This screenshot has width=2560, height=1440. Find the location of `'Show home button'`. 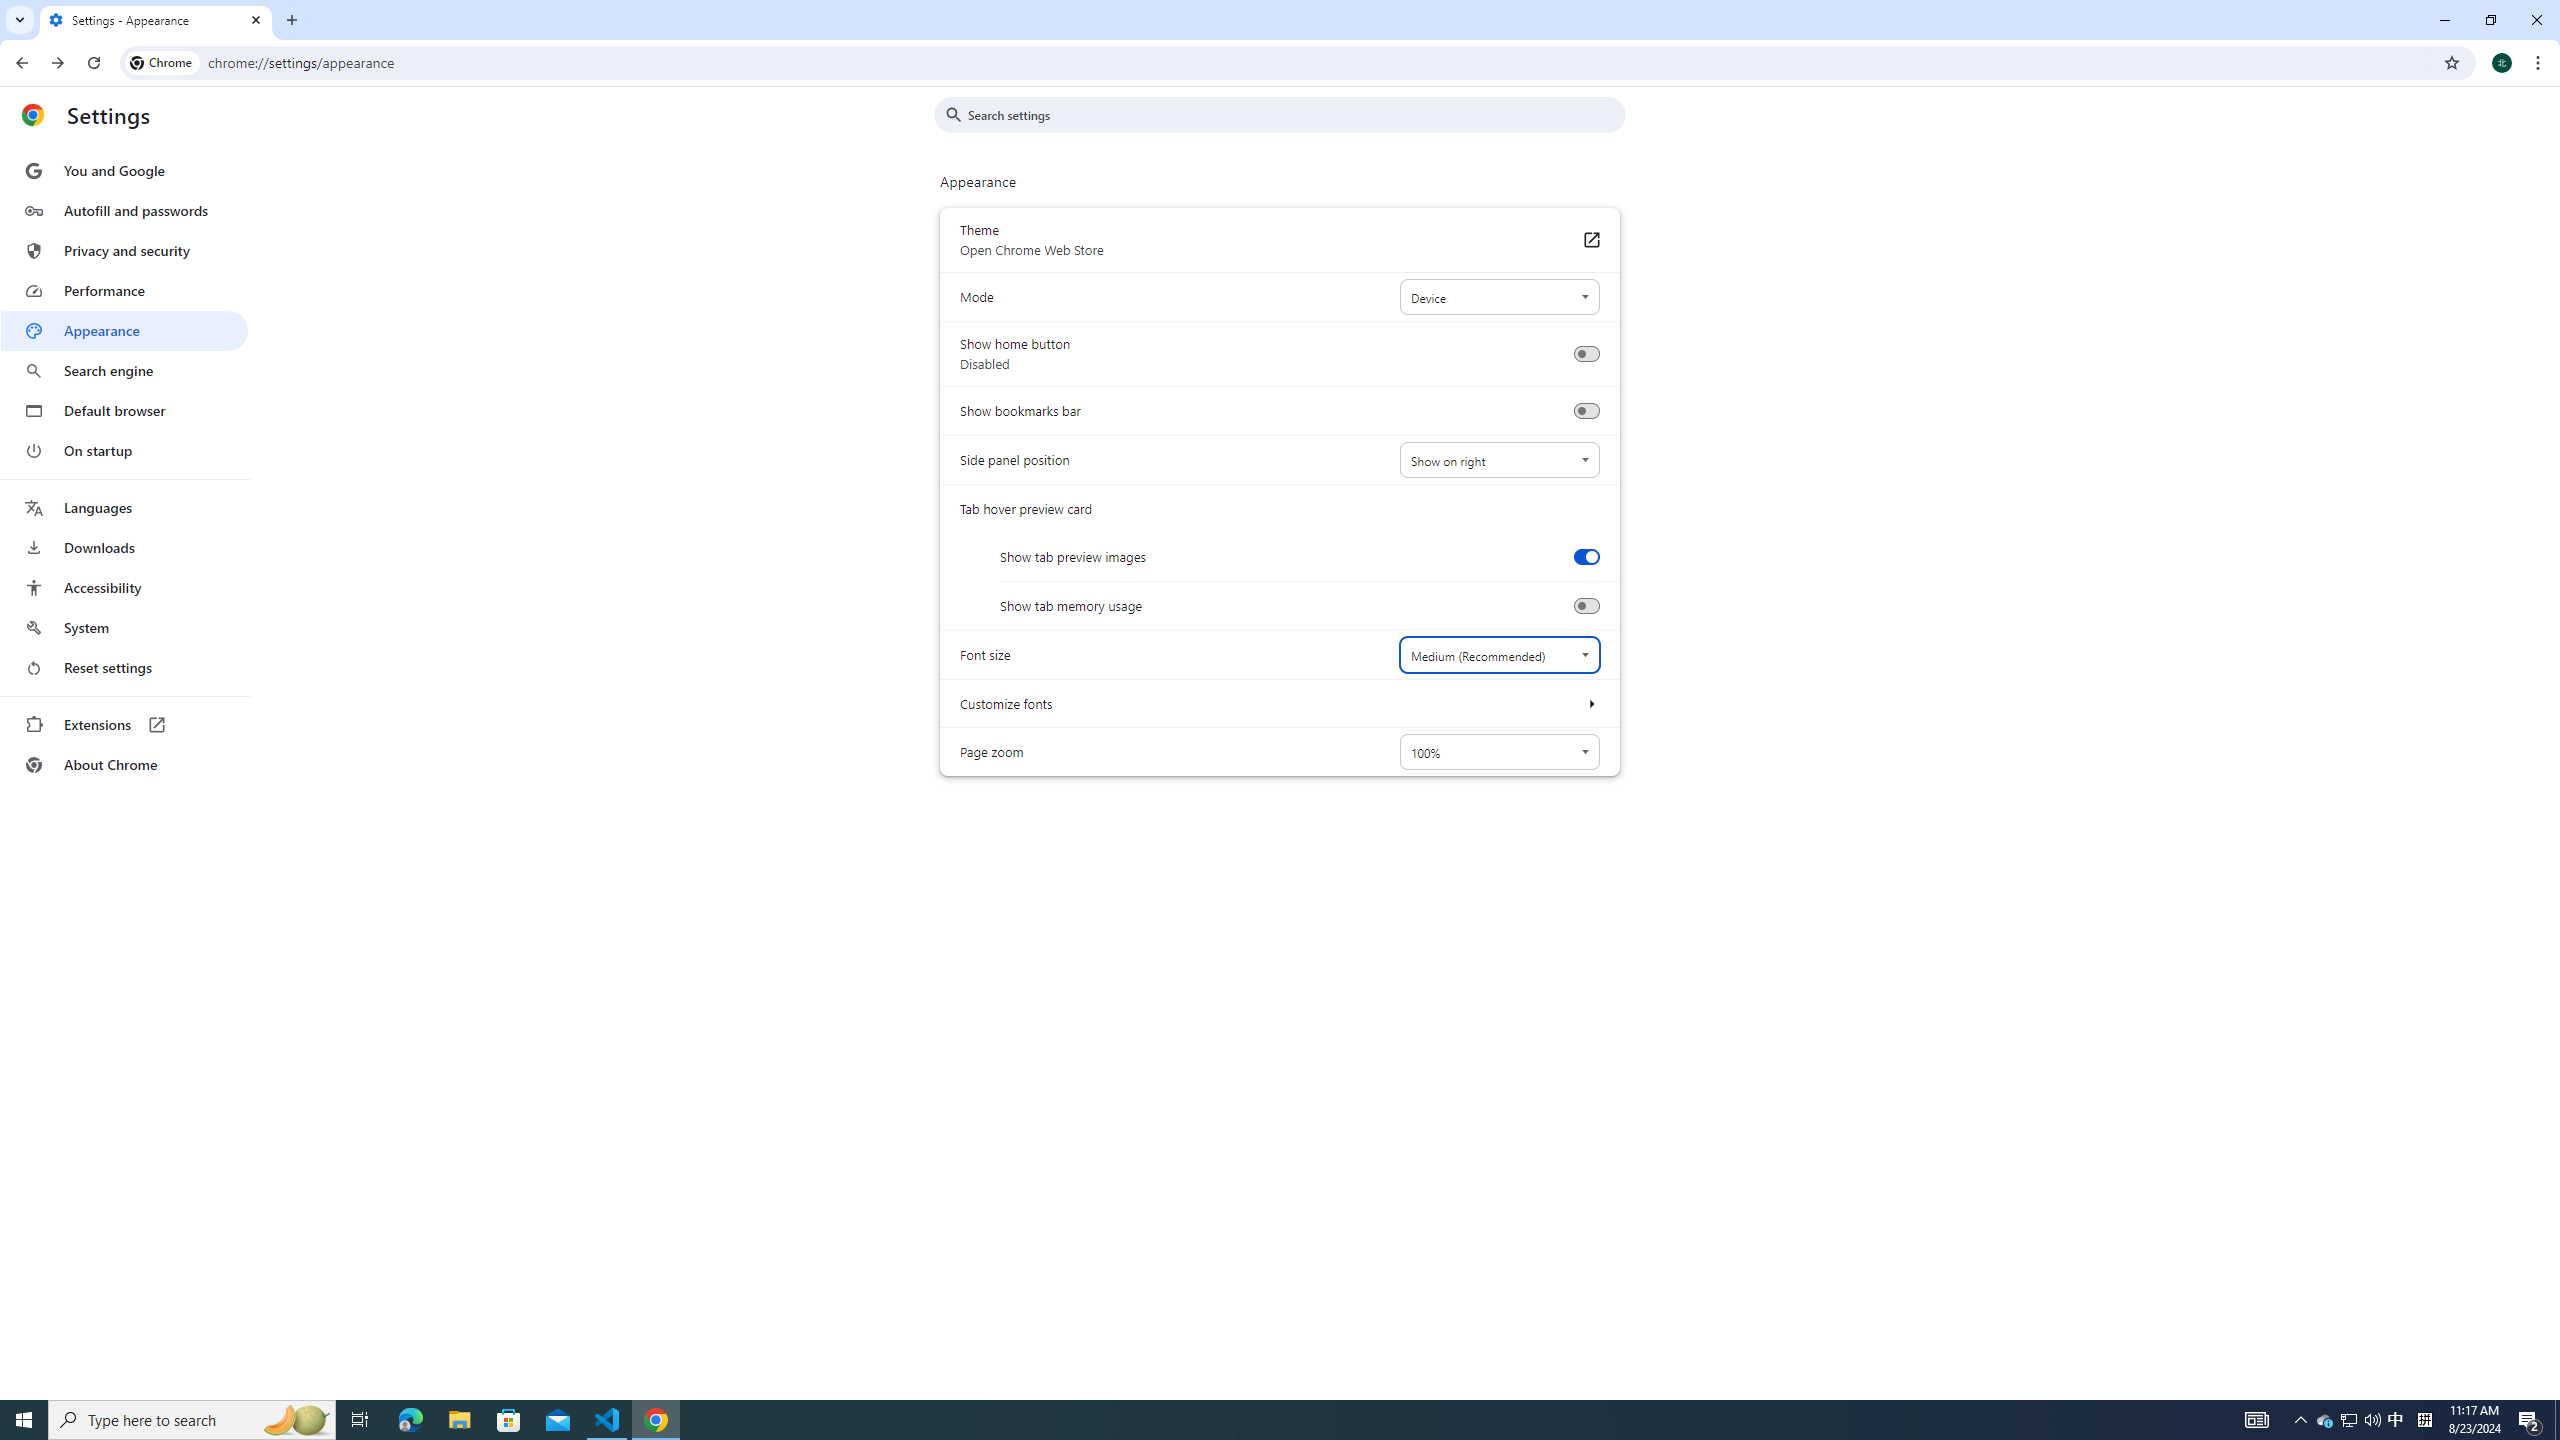

'Show home button' is located at coordinates (1585, 353).